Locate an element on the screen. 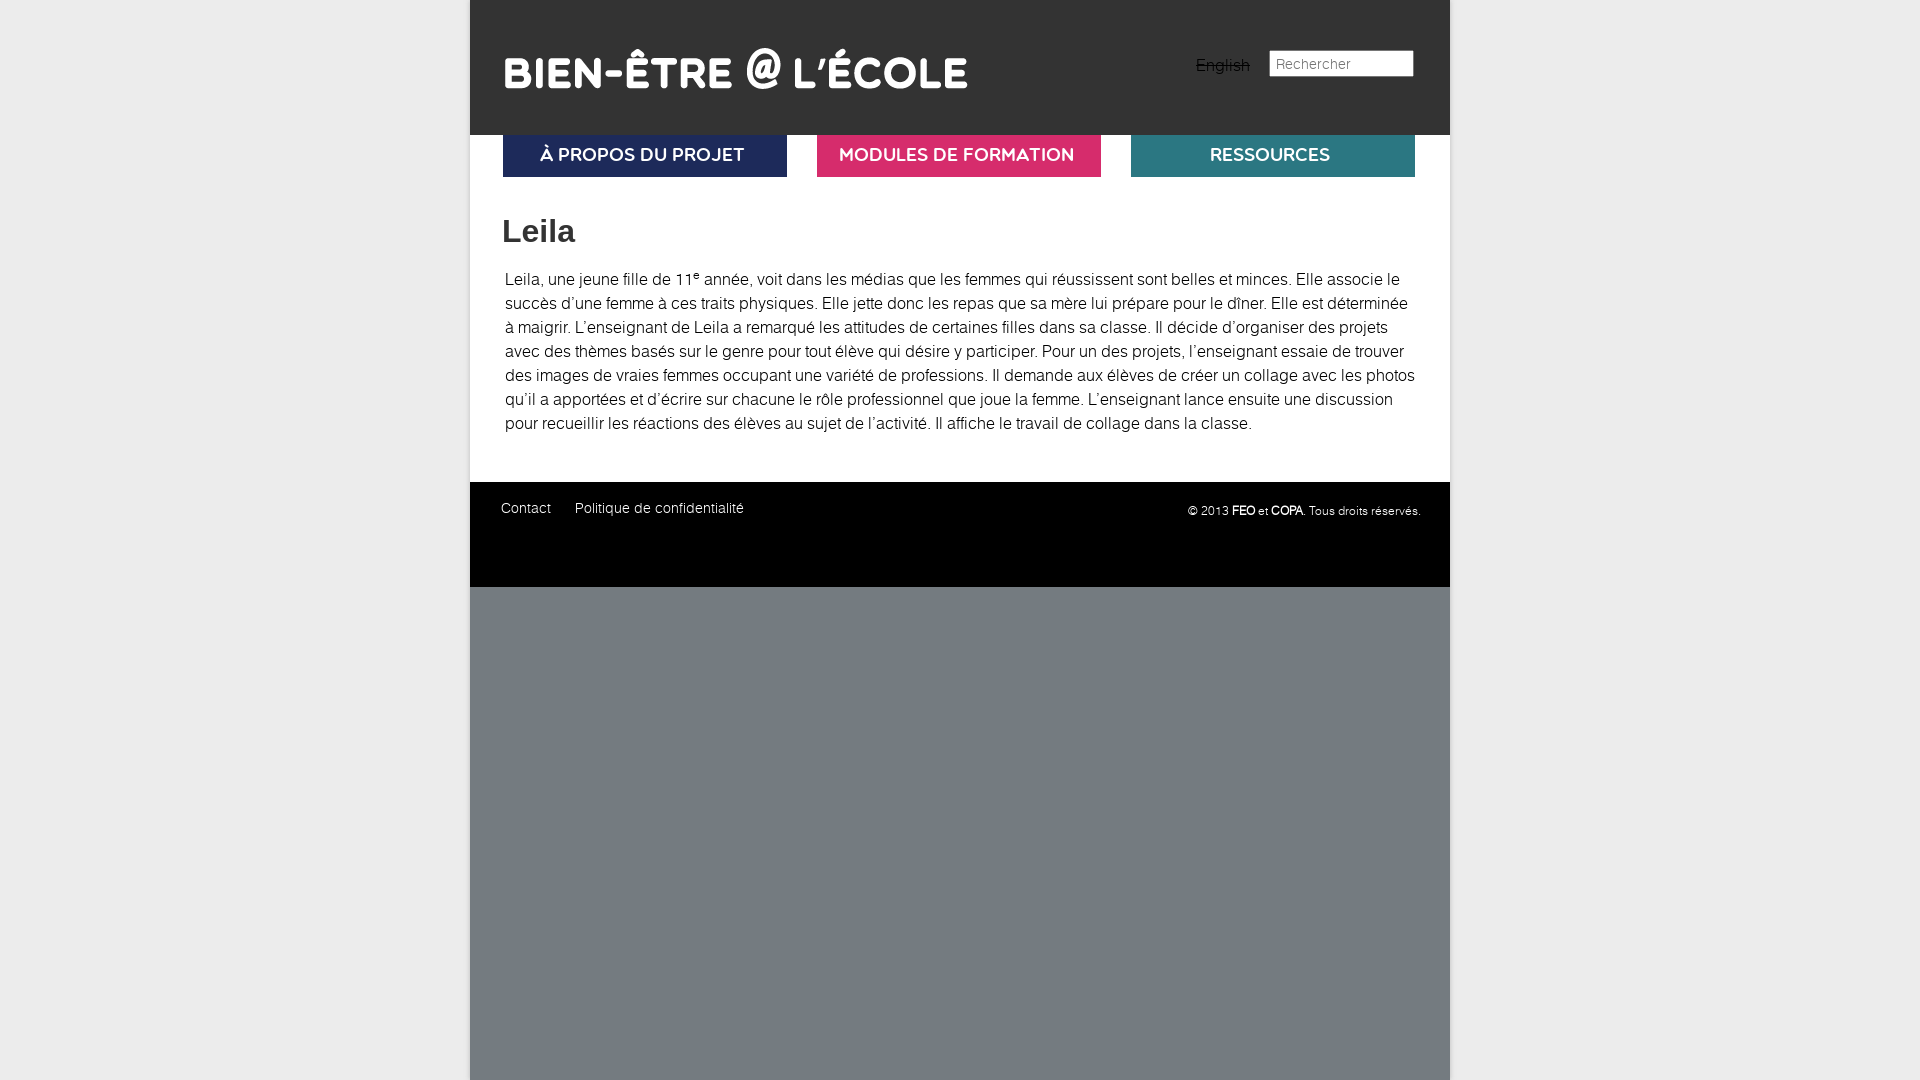  'Accueil' is located at coordinates (723, 58).